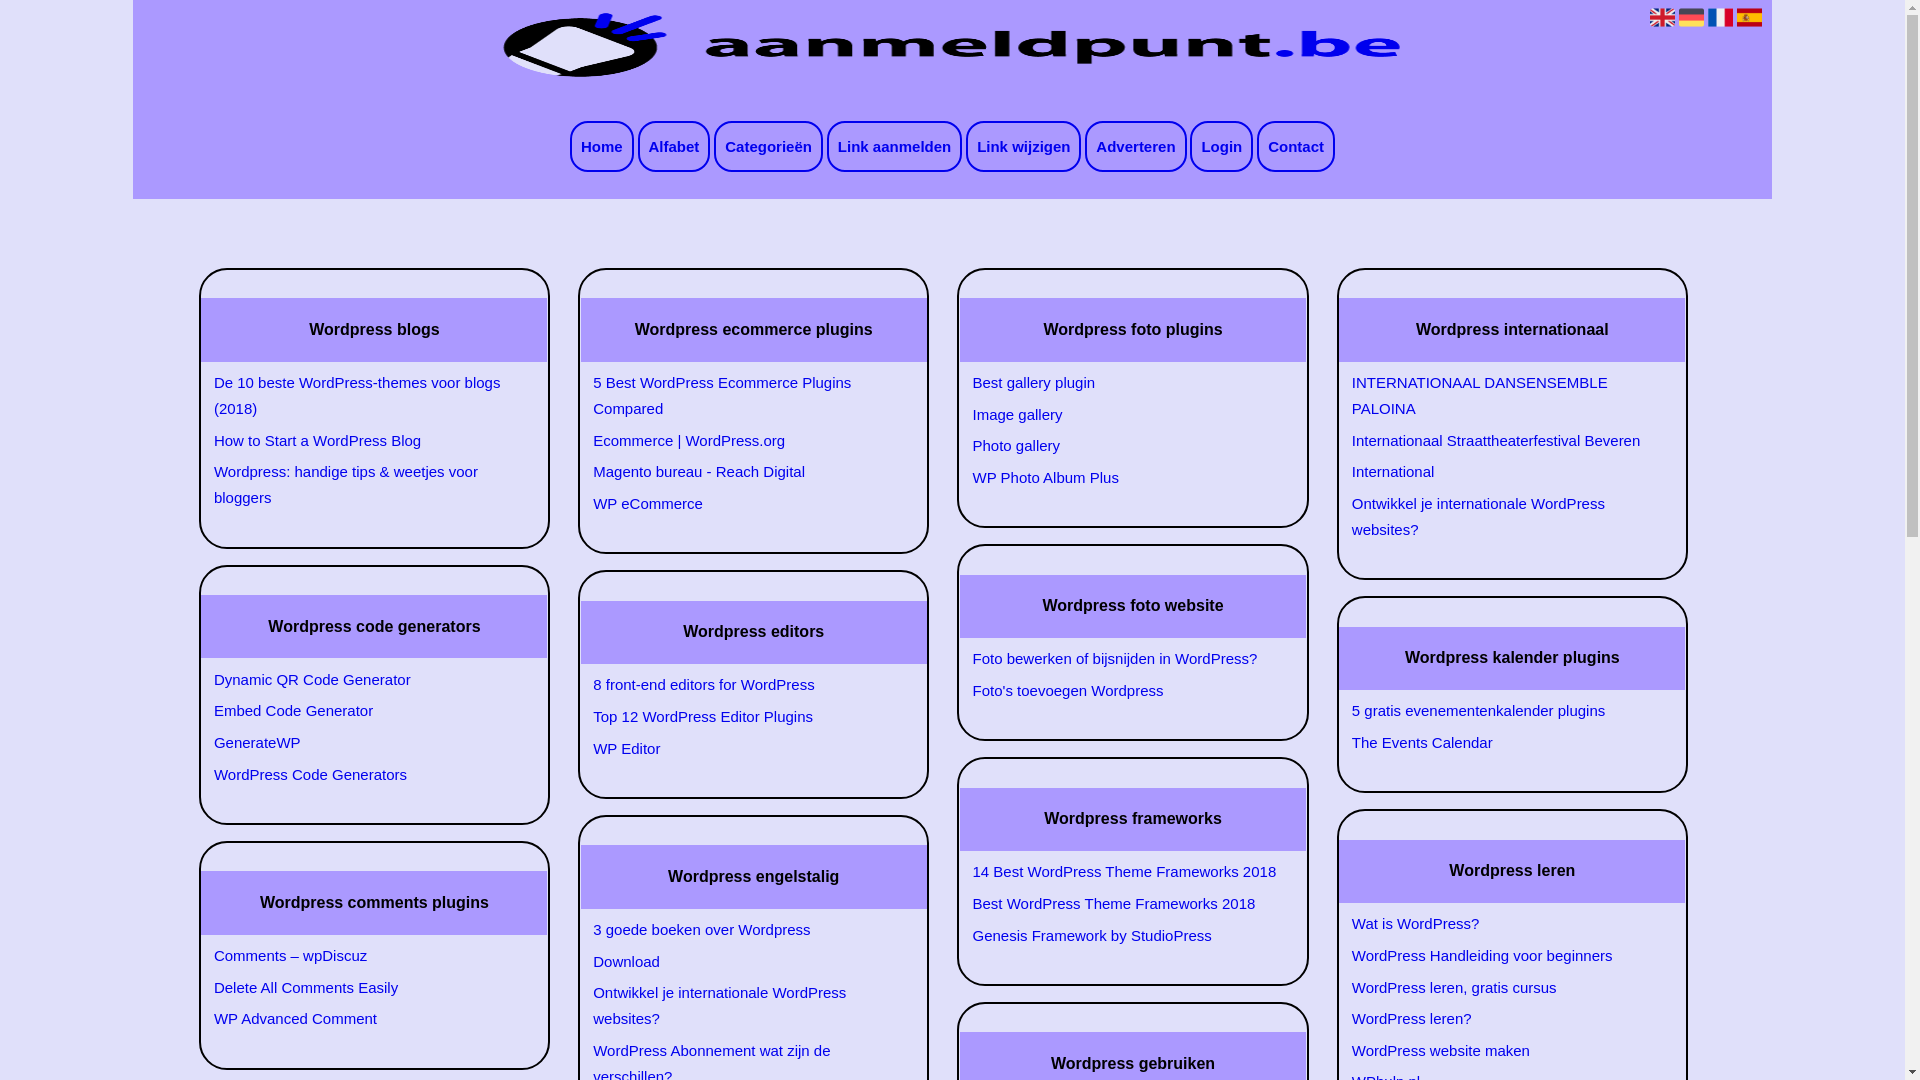 This screenshot has width=1920, height=1080. Describe the element at coordinates (363, 1018) in the screenshot. I see `'WP Advanced Comment'` at that location.